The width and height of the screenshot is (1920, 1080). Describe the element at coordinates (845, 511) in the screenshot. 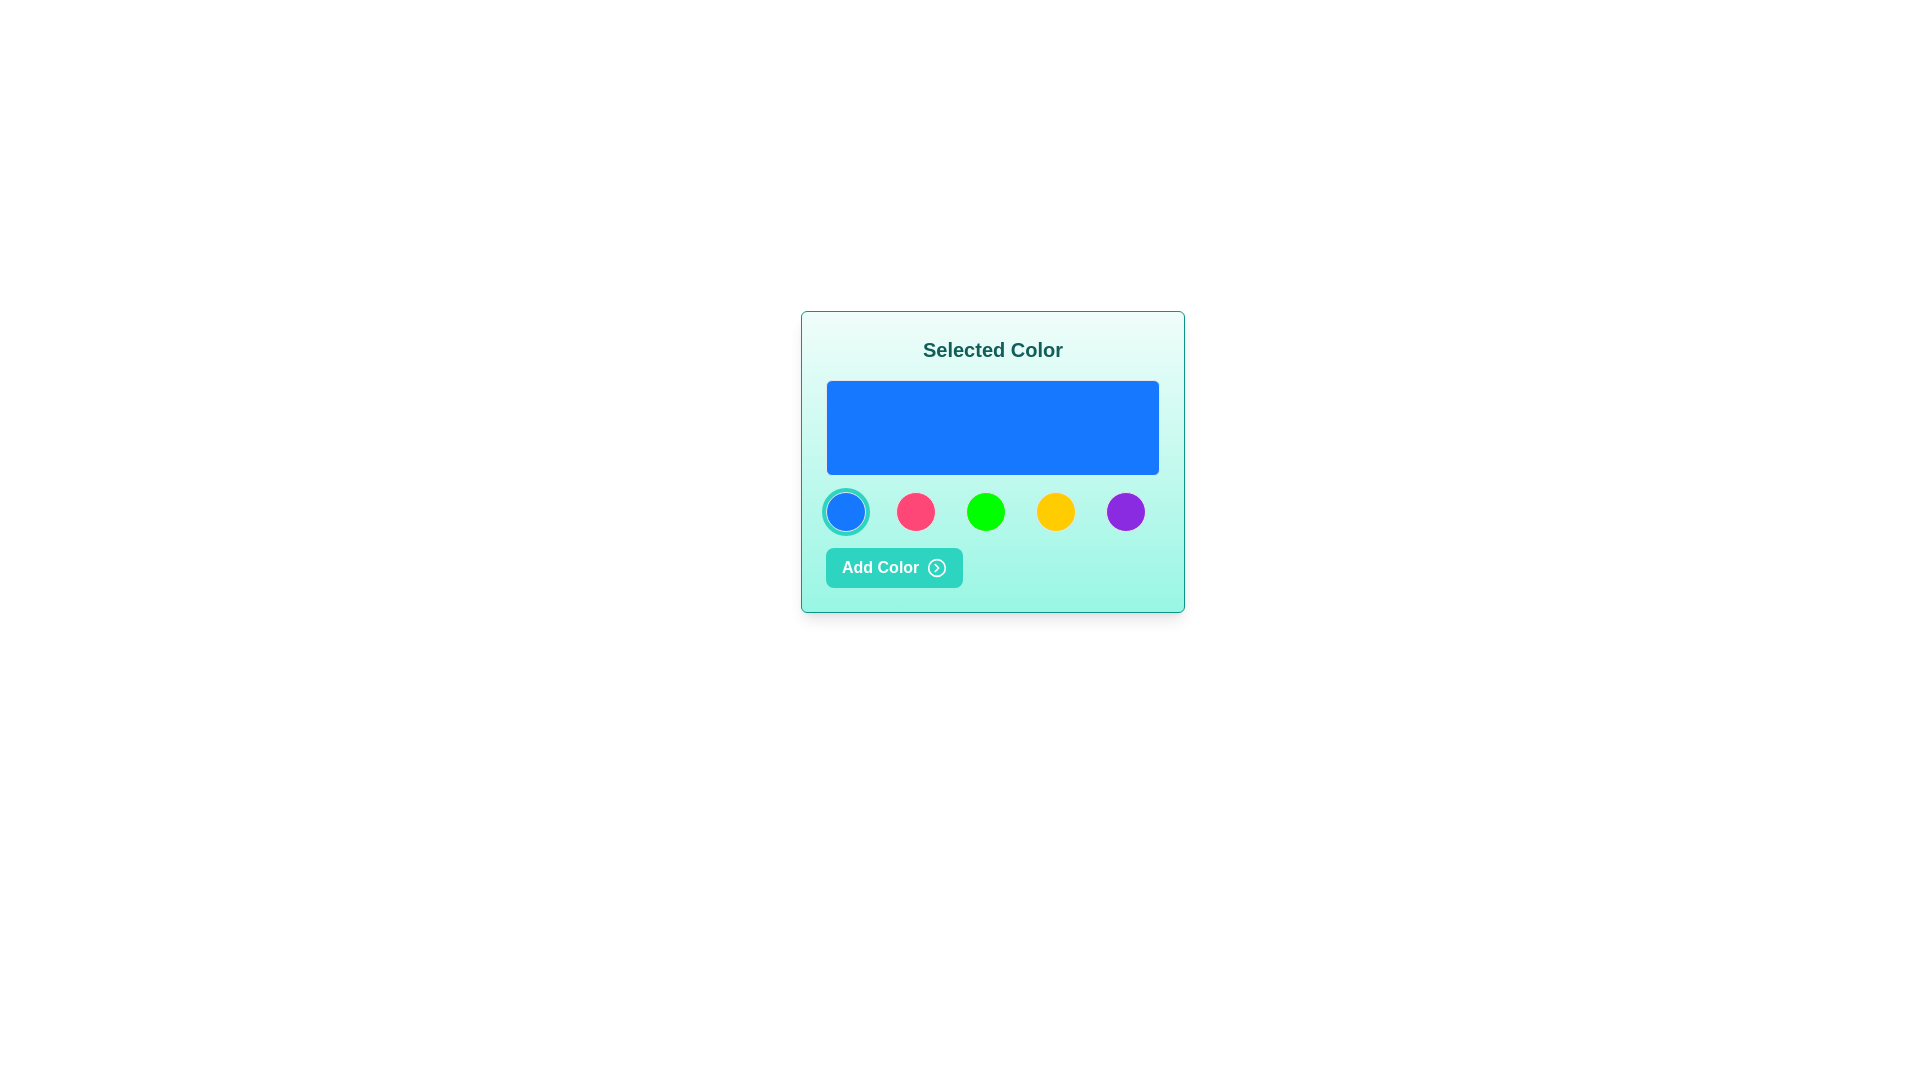

I see `the first circular button in the color-selection grid` at that location.